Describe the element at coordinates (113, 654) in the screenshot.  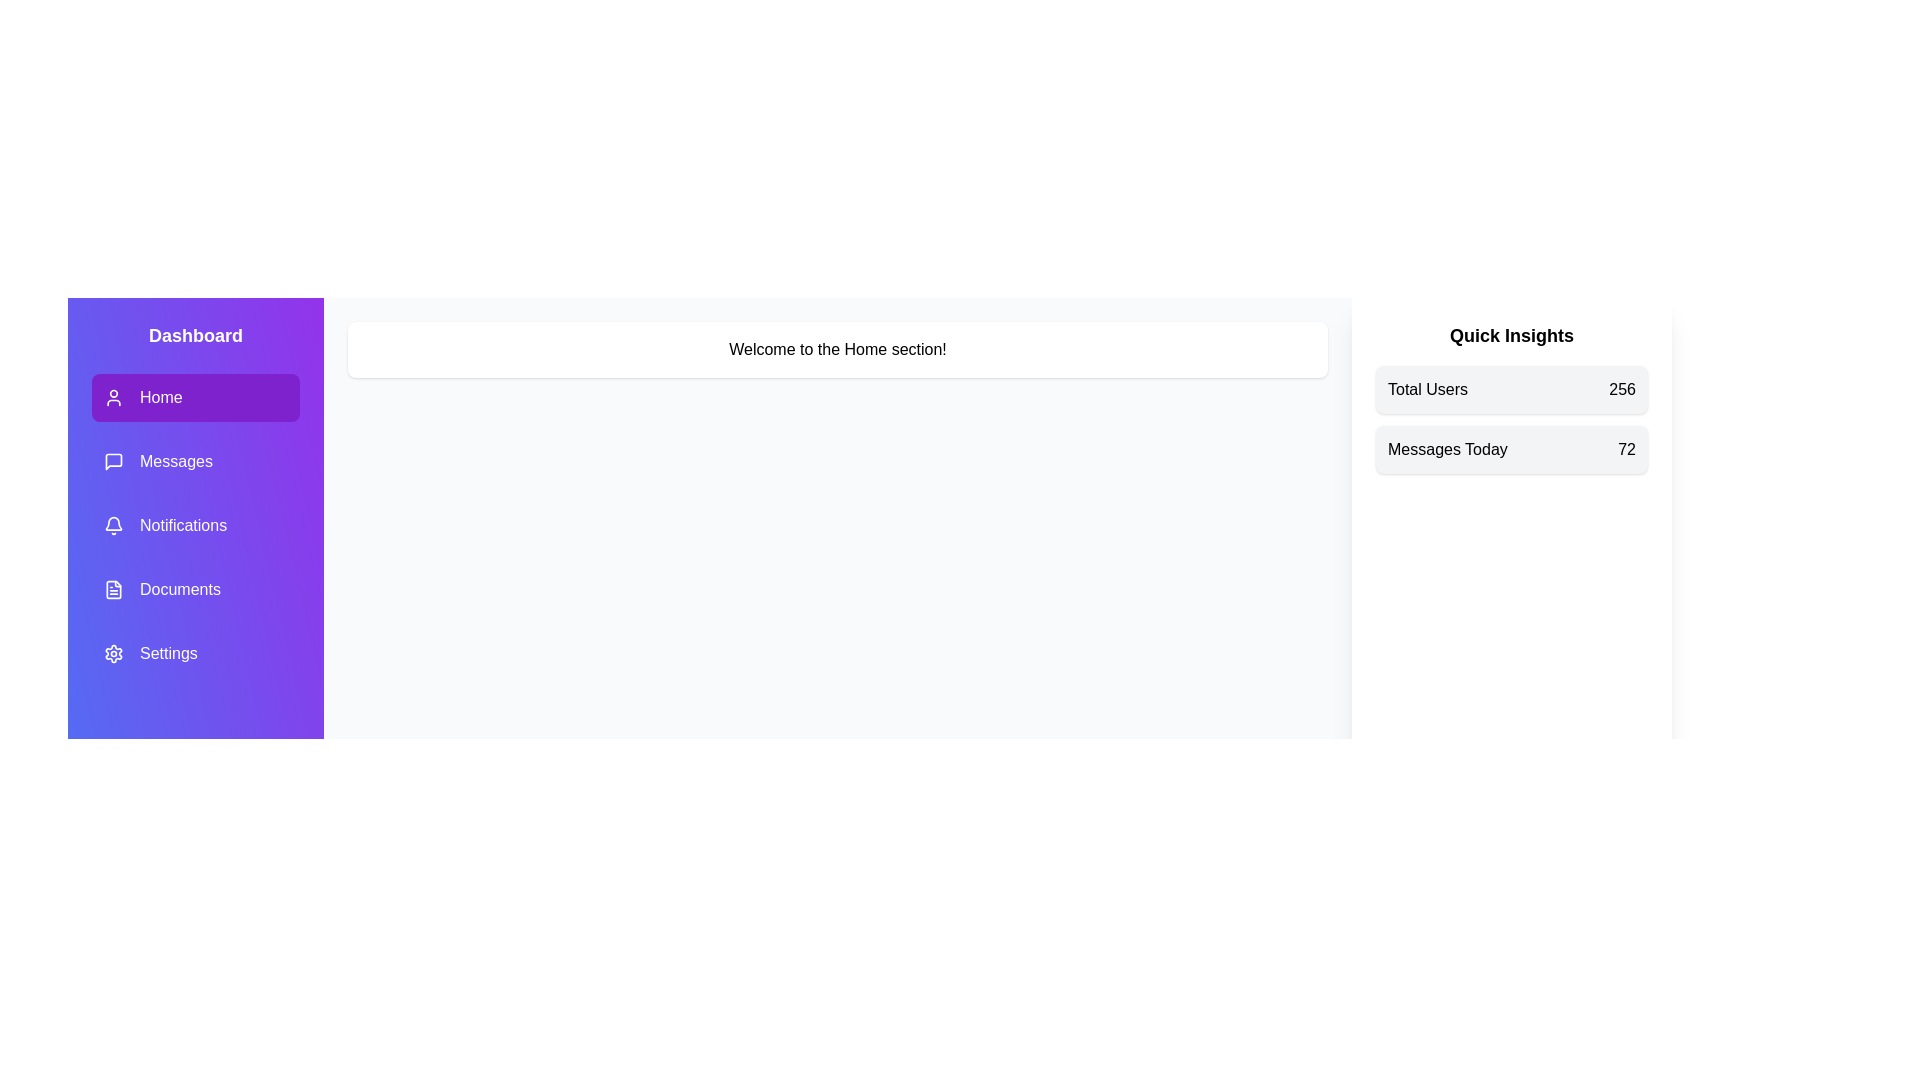
I see `the gear-shaped settings icon located in the bottom part of the vertical menu on the left side of the interface, under the label 'Settings'` at that location.